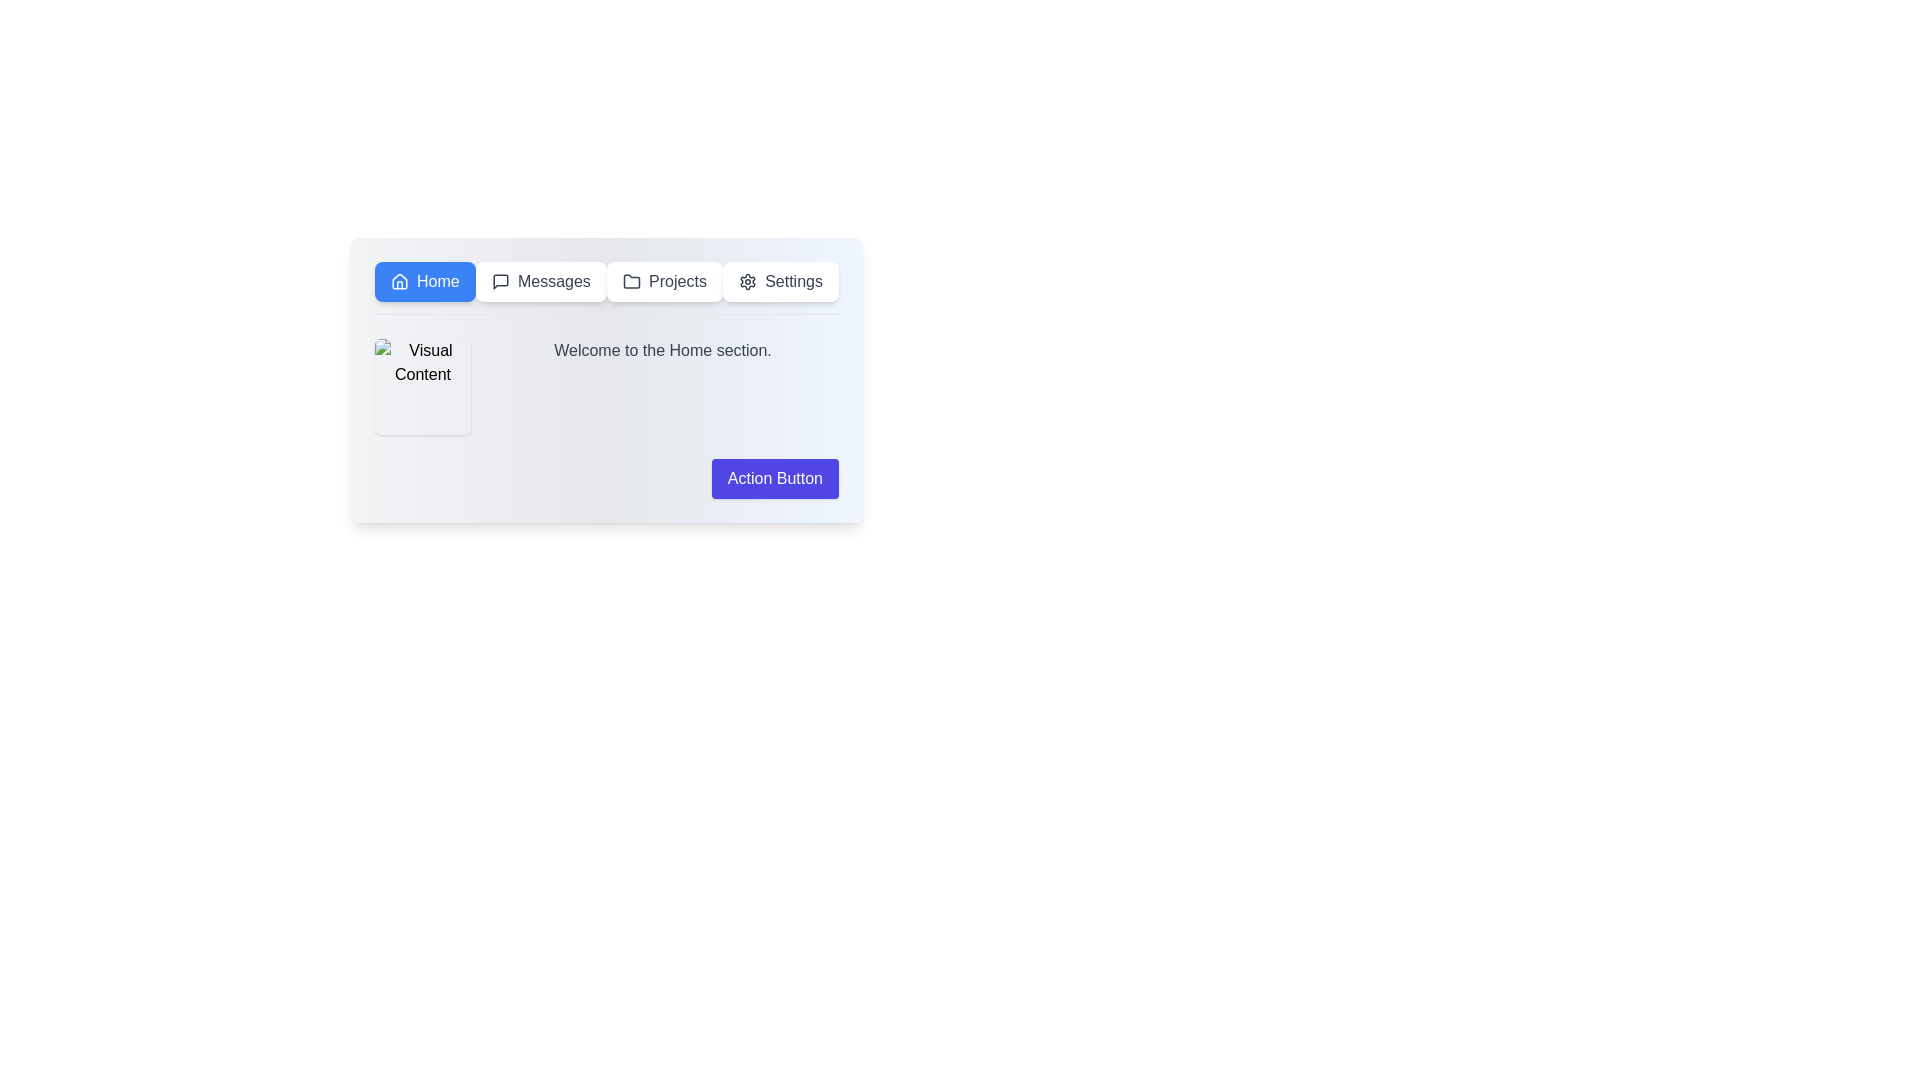 The image size is (1920, 1080). Describe the element at coordinates (747, 281) in the screenshot. I see `the settings button located at the right end of the horizontal navigation bar` at that location.